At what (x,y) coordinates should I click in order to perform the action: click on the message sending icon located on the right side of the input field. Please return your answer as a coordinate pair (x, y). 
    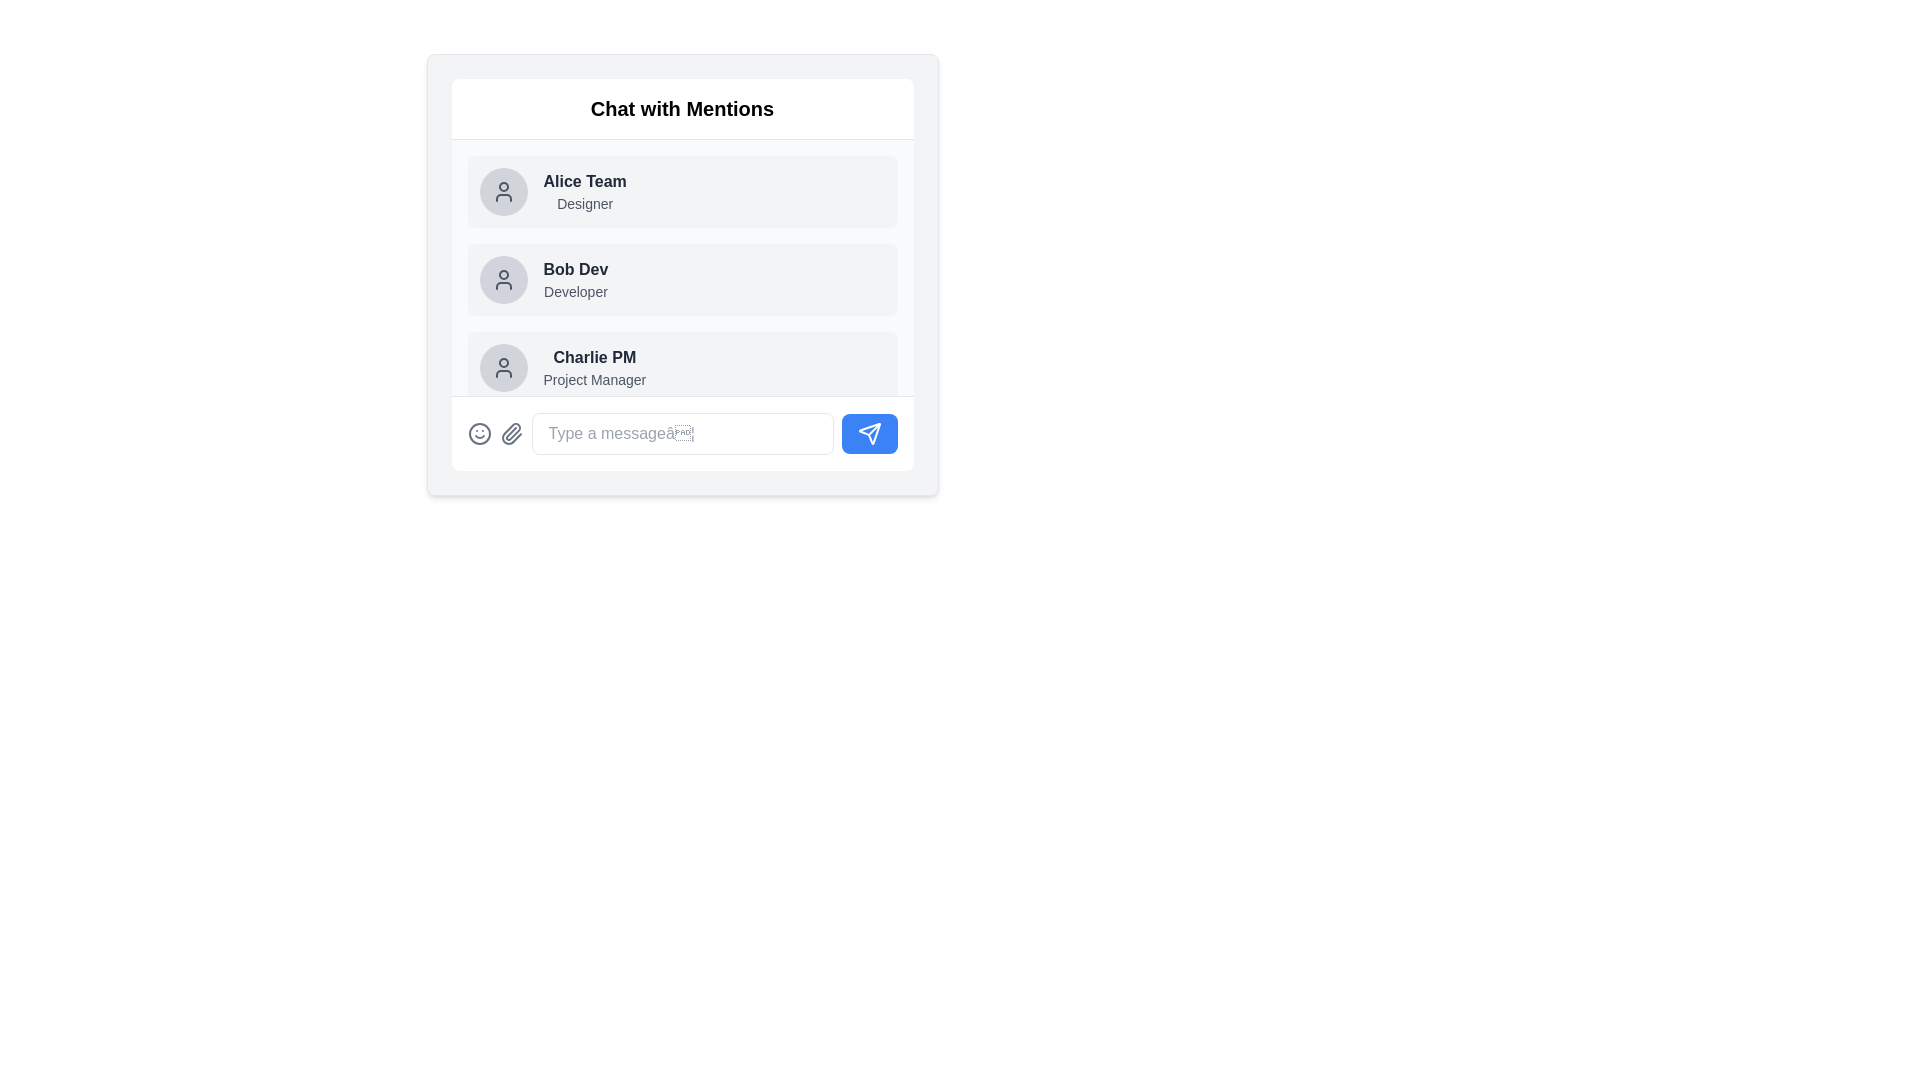
    Looking at the image, I should click on (869, 433).